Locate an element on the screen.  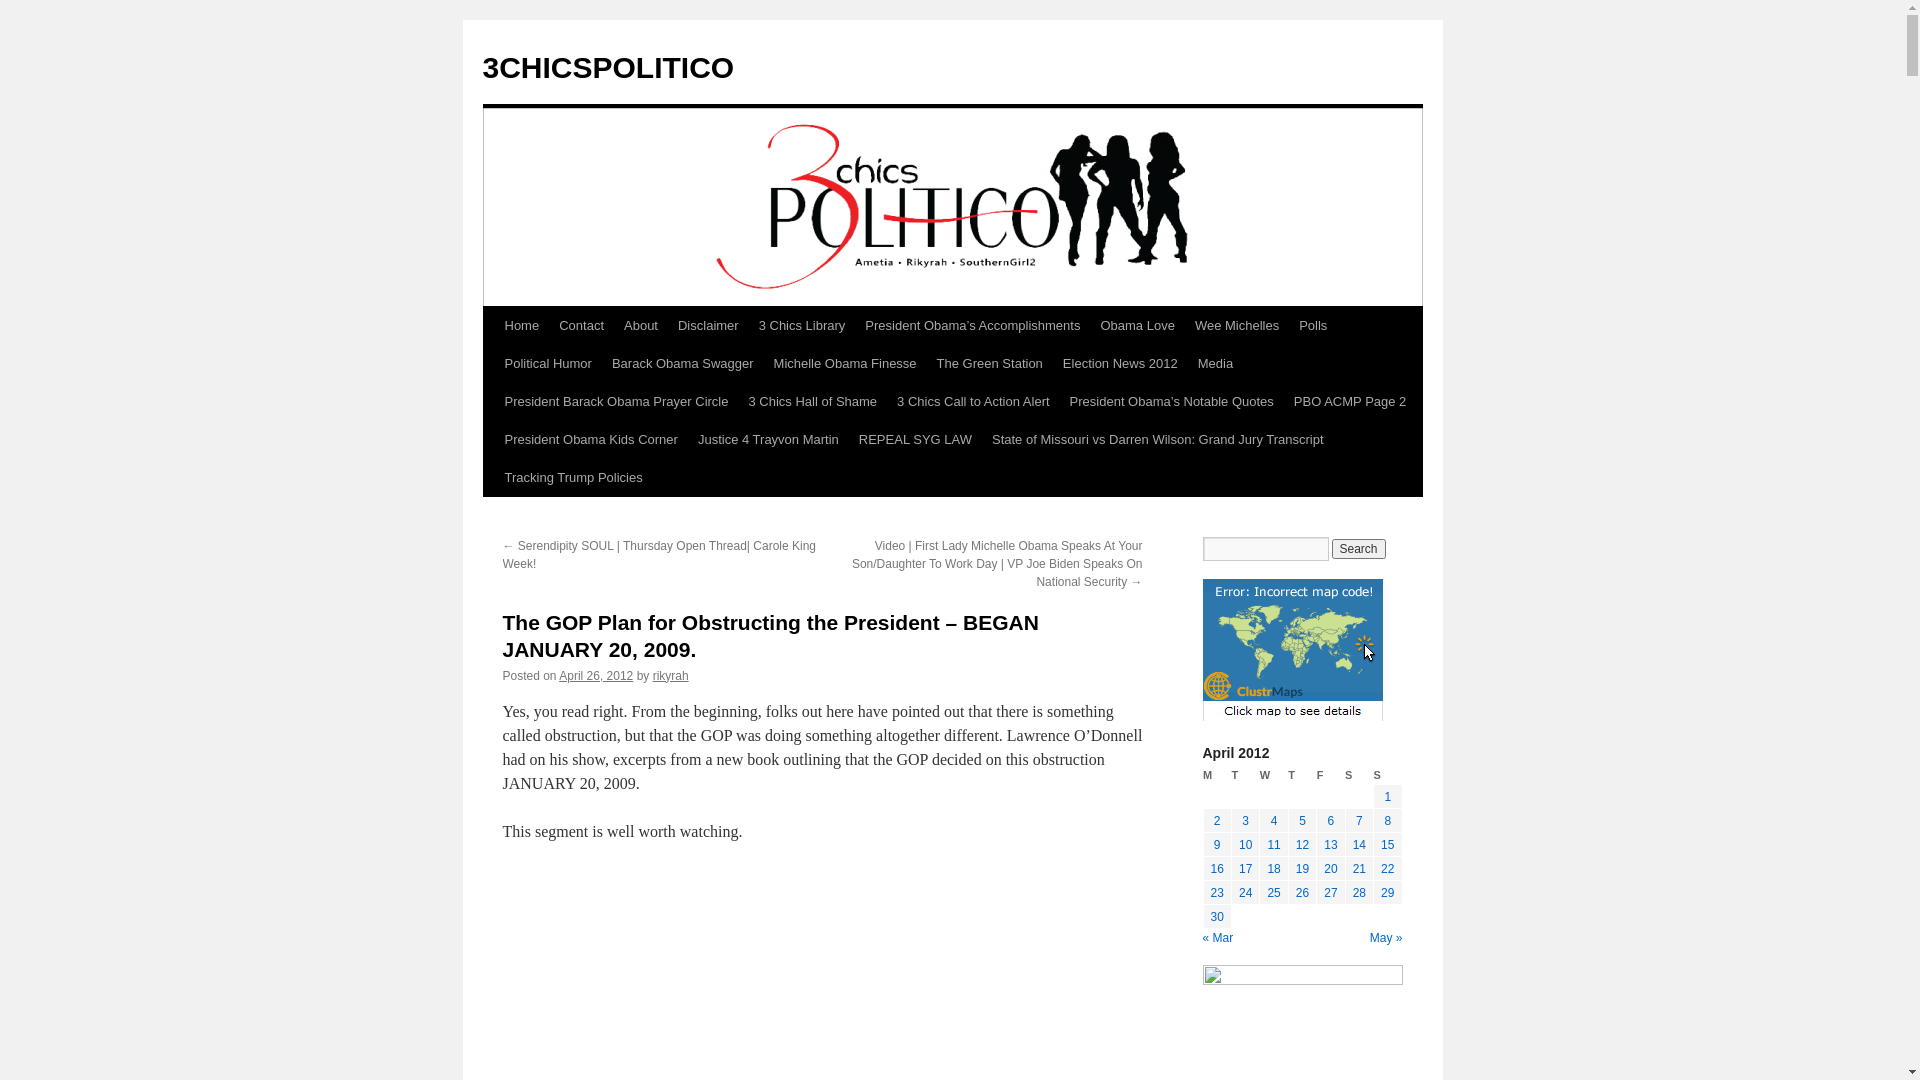
'Barack Obama Swagger' is located at coordinates (600, 363).